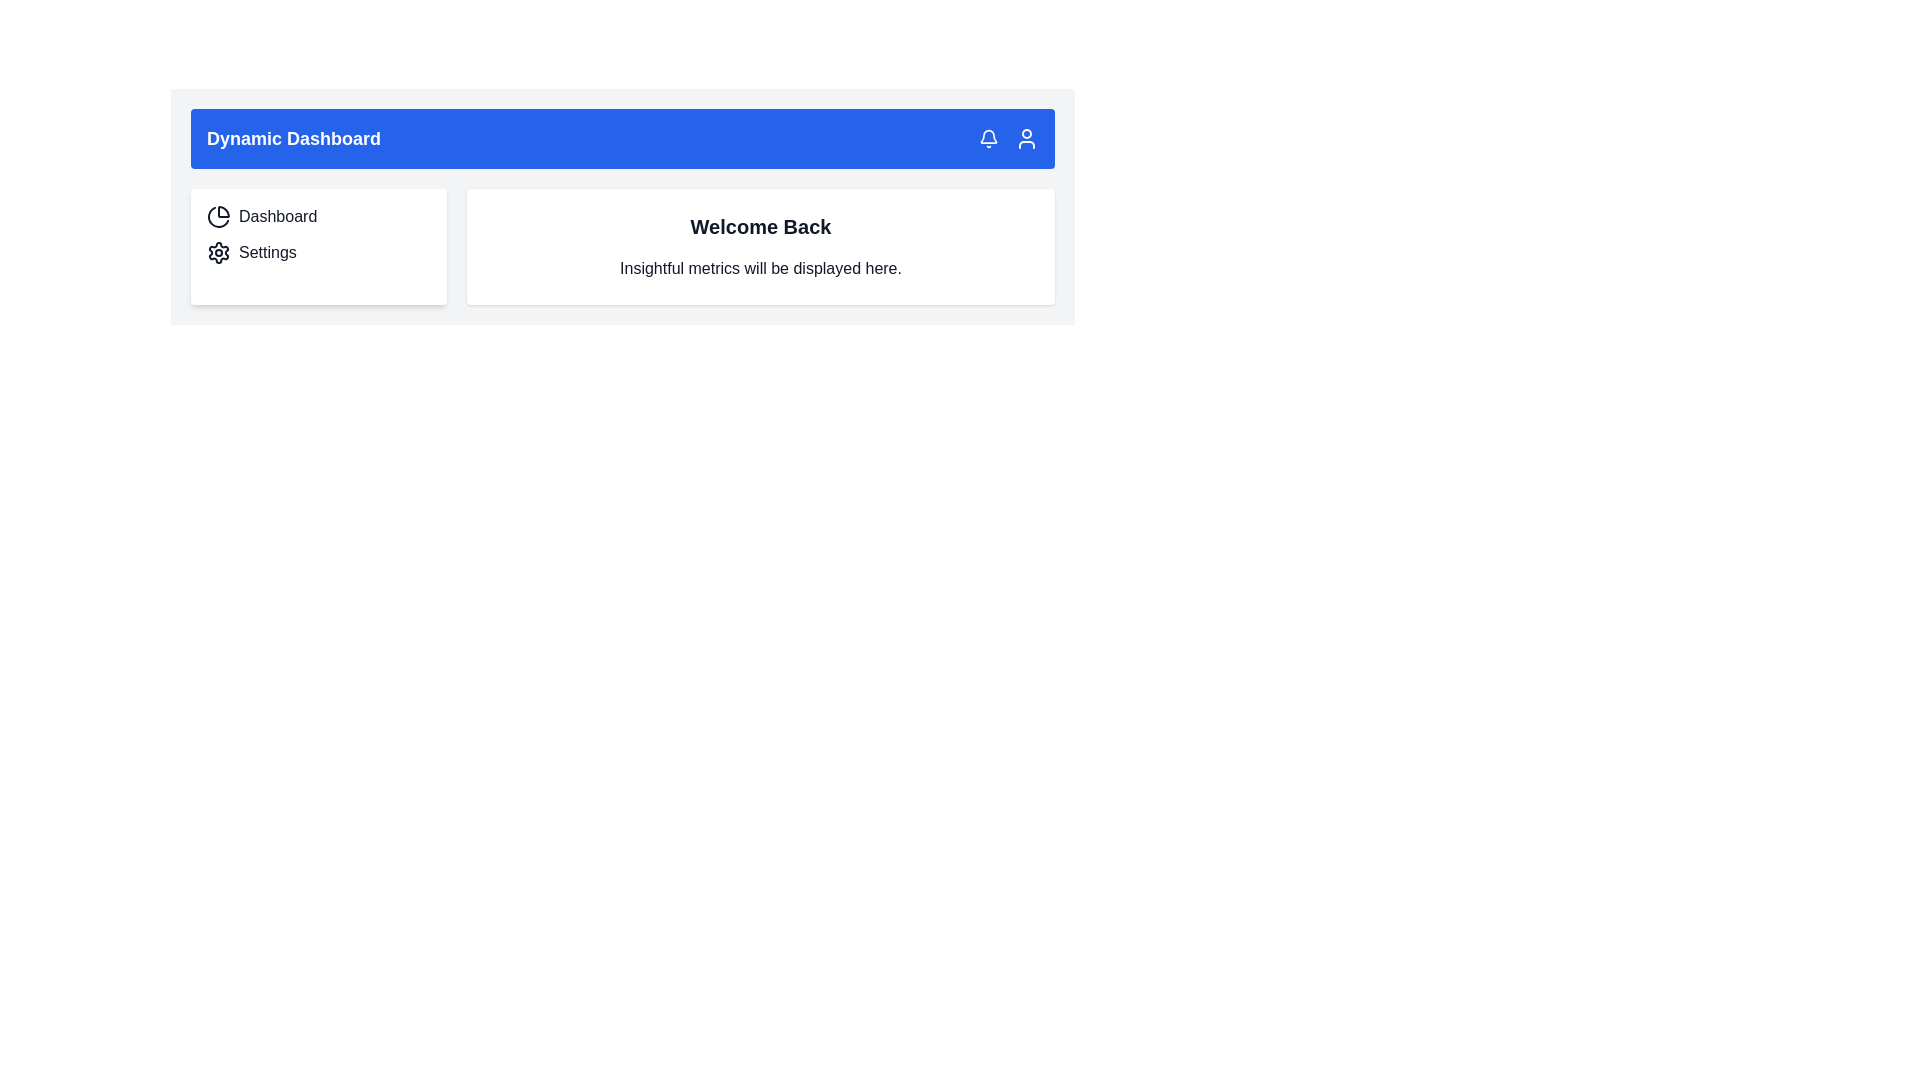 The height and width of the screenshot is (1080, 1920). Describe the element at coordinates (1027, 137) in the screenshot. I see `the user profile button located at the top-right corner of the interface` at that location.